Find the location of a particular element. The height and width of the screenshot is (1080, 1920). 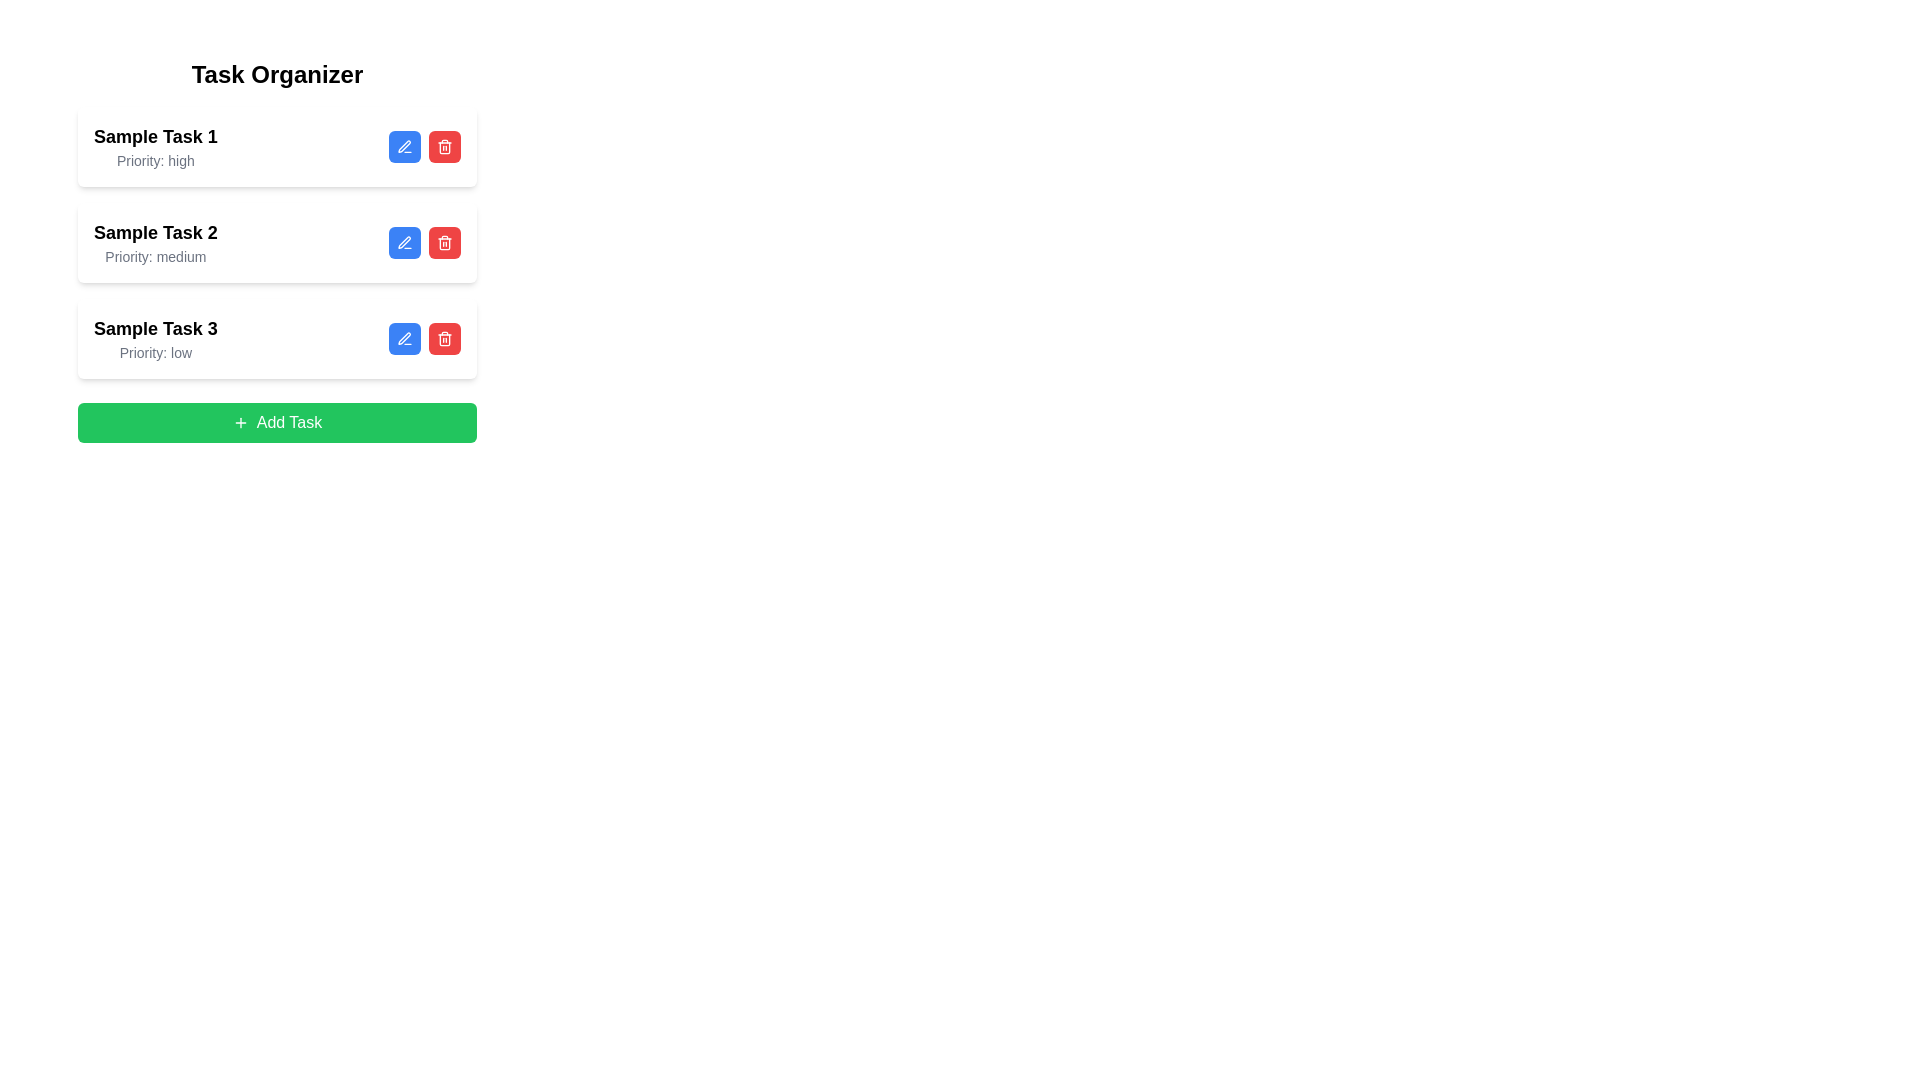

text of the element styled in bold as 'Sample Task 2', which is the main title of the second task card in a vertical list of tasks is located at coordinates (154, 231).